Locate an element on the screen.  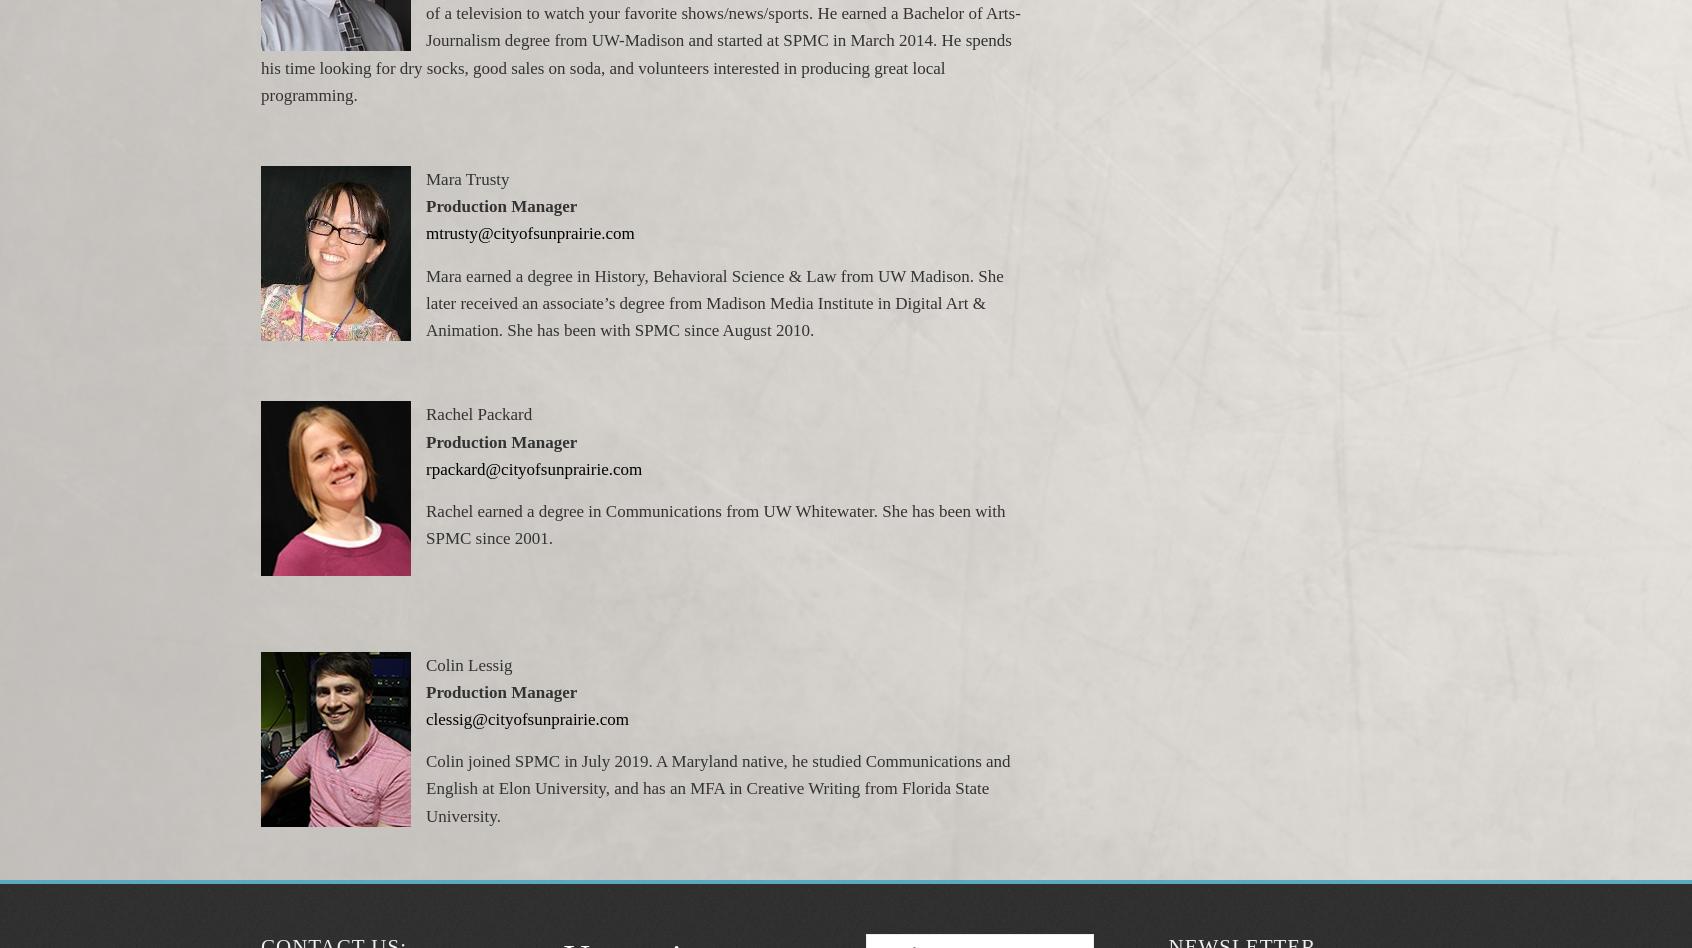
'Rachel earned a degree in Communications from UW Whitewater. She has been with SPMC since 2001.' is located at coordinates (714, 524).